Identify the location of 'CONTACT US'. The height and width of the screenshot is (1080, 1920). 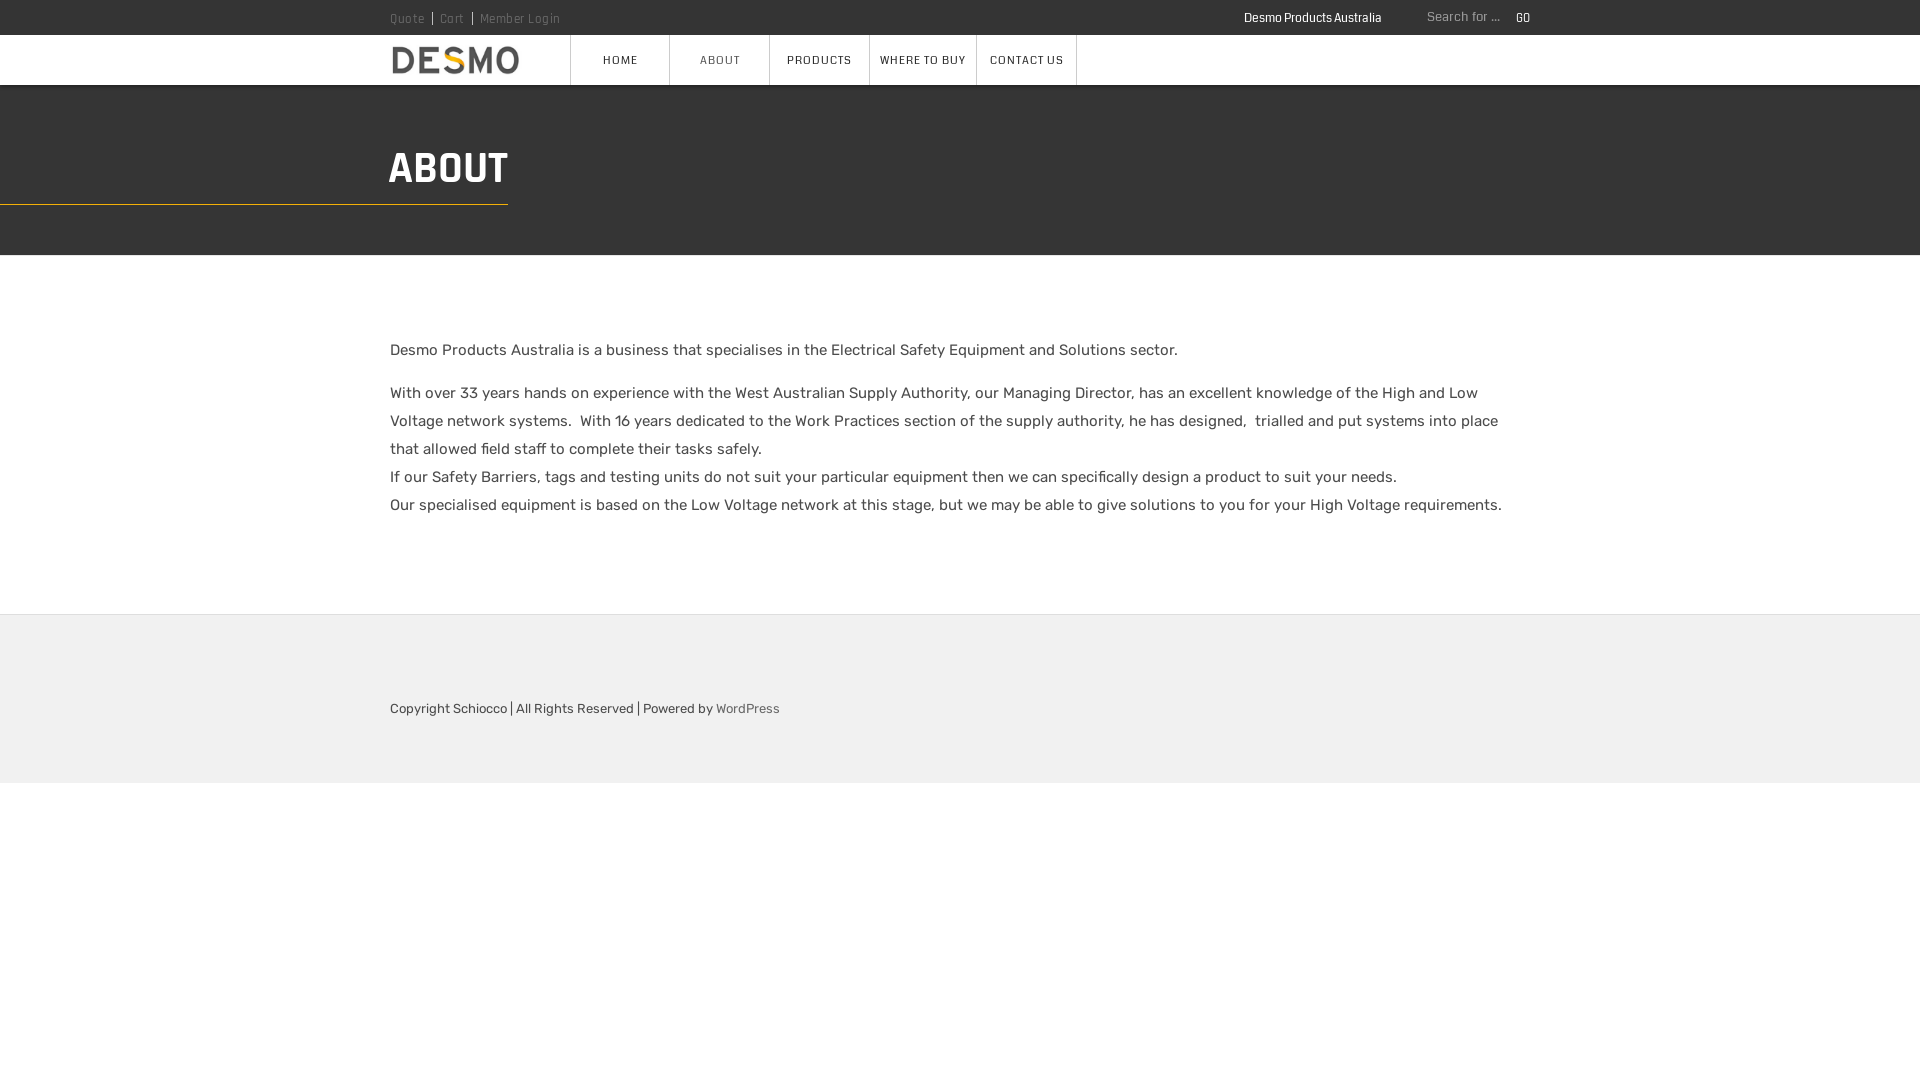
(1027, 59).